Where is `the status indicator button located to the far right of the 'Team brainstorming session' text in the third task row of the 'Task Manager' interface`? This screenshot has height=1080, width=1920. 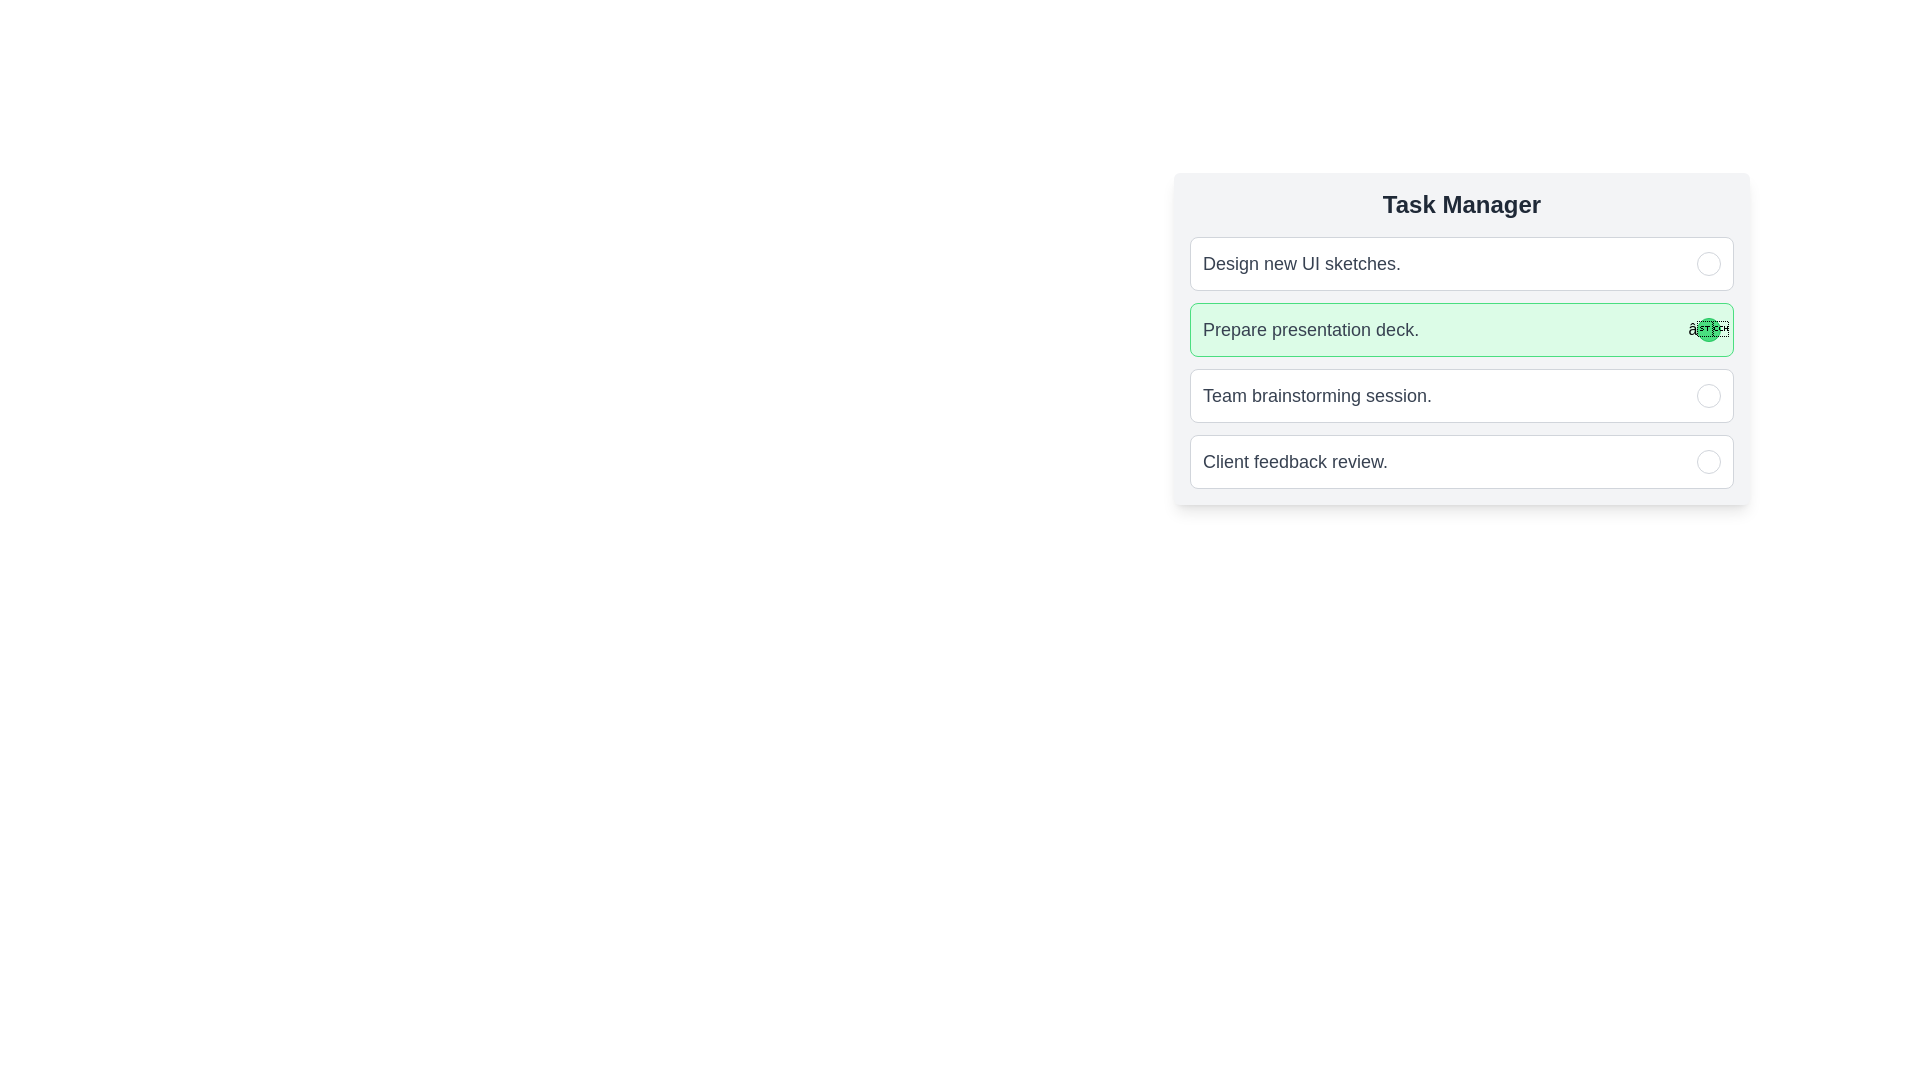 the status indicator button located to the far right of the 'Team brainstorming session' text in the third task row of the 'Task Manager' interface is located at coordinates (1707, 396).